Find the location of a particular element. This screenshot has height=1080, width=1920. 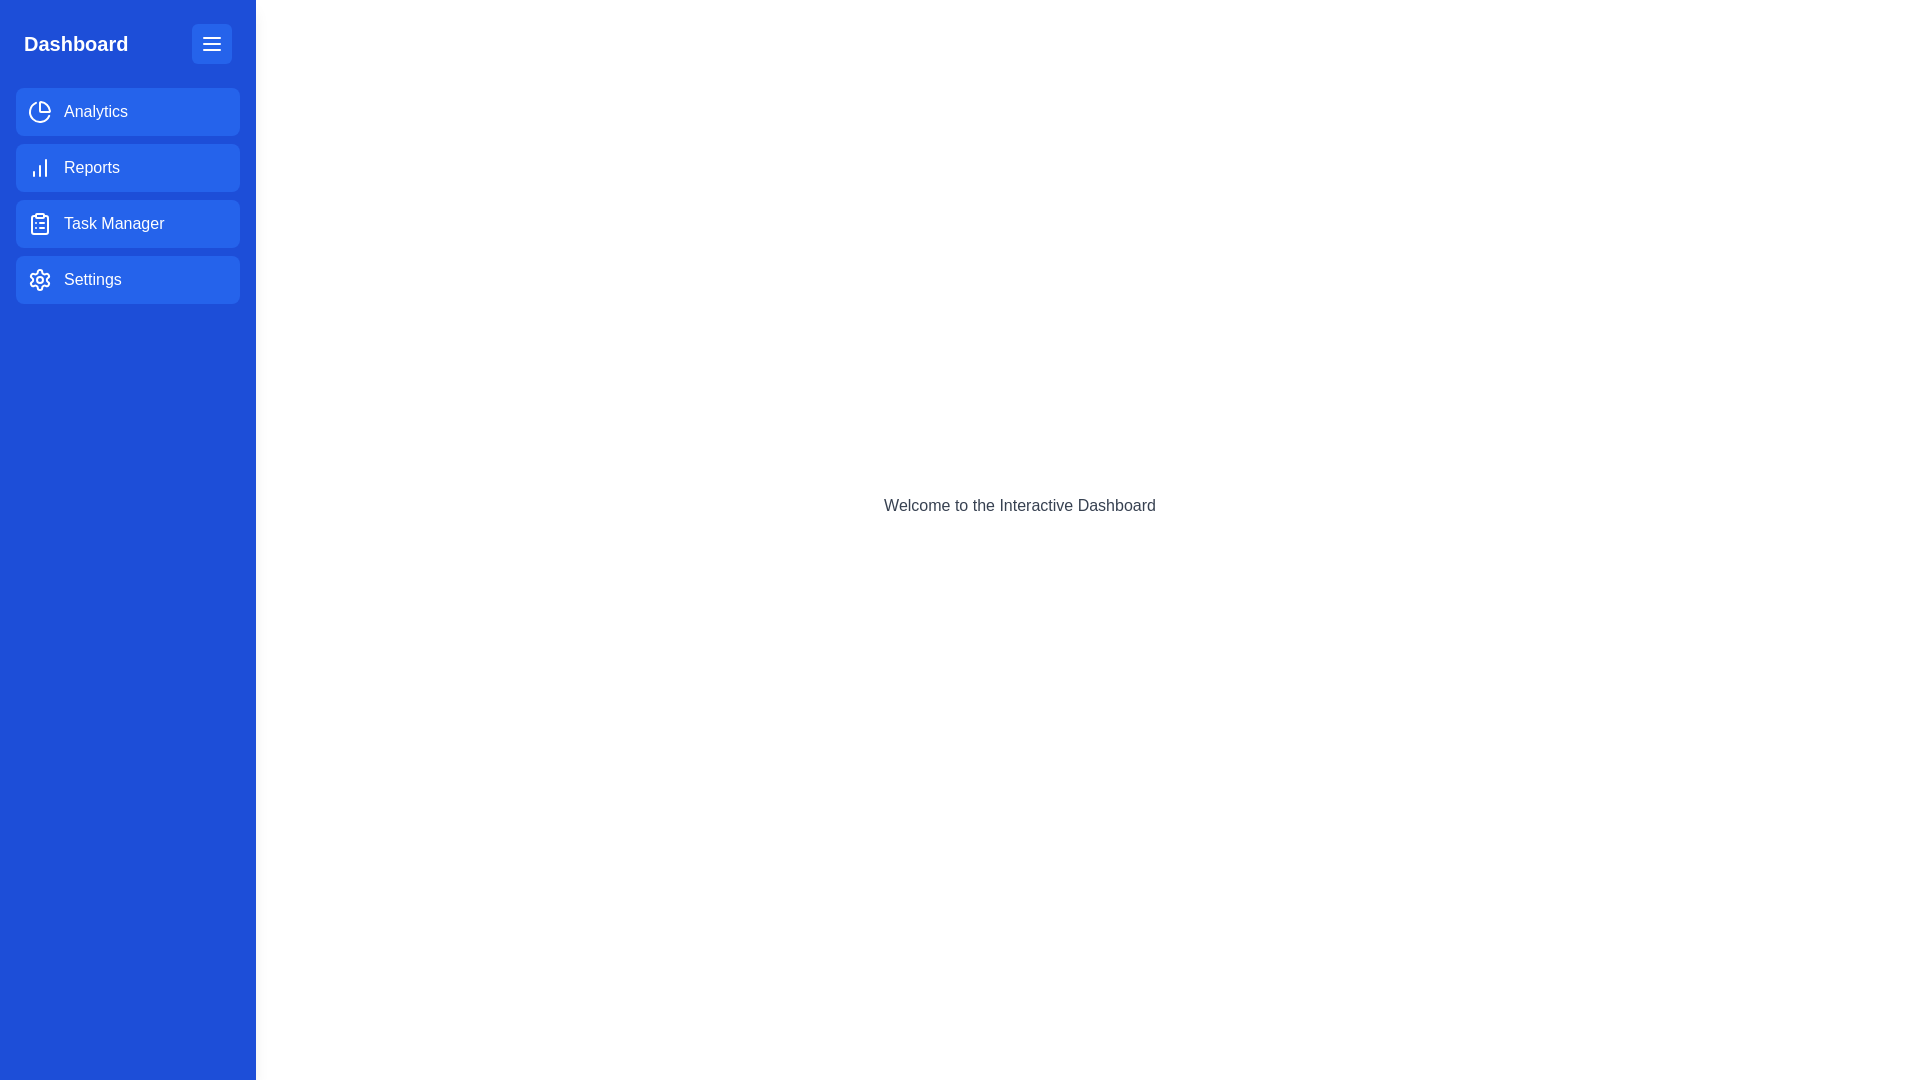

the menu item labeled Task Manager in the drawer is located at coordinates (127, 223).